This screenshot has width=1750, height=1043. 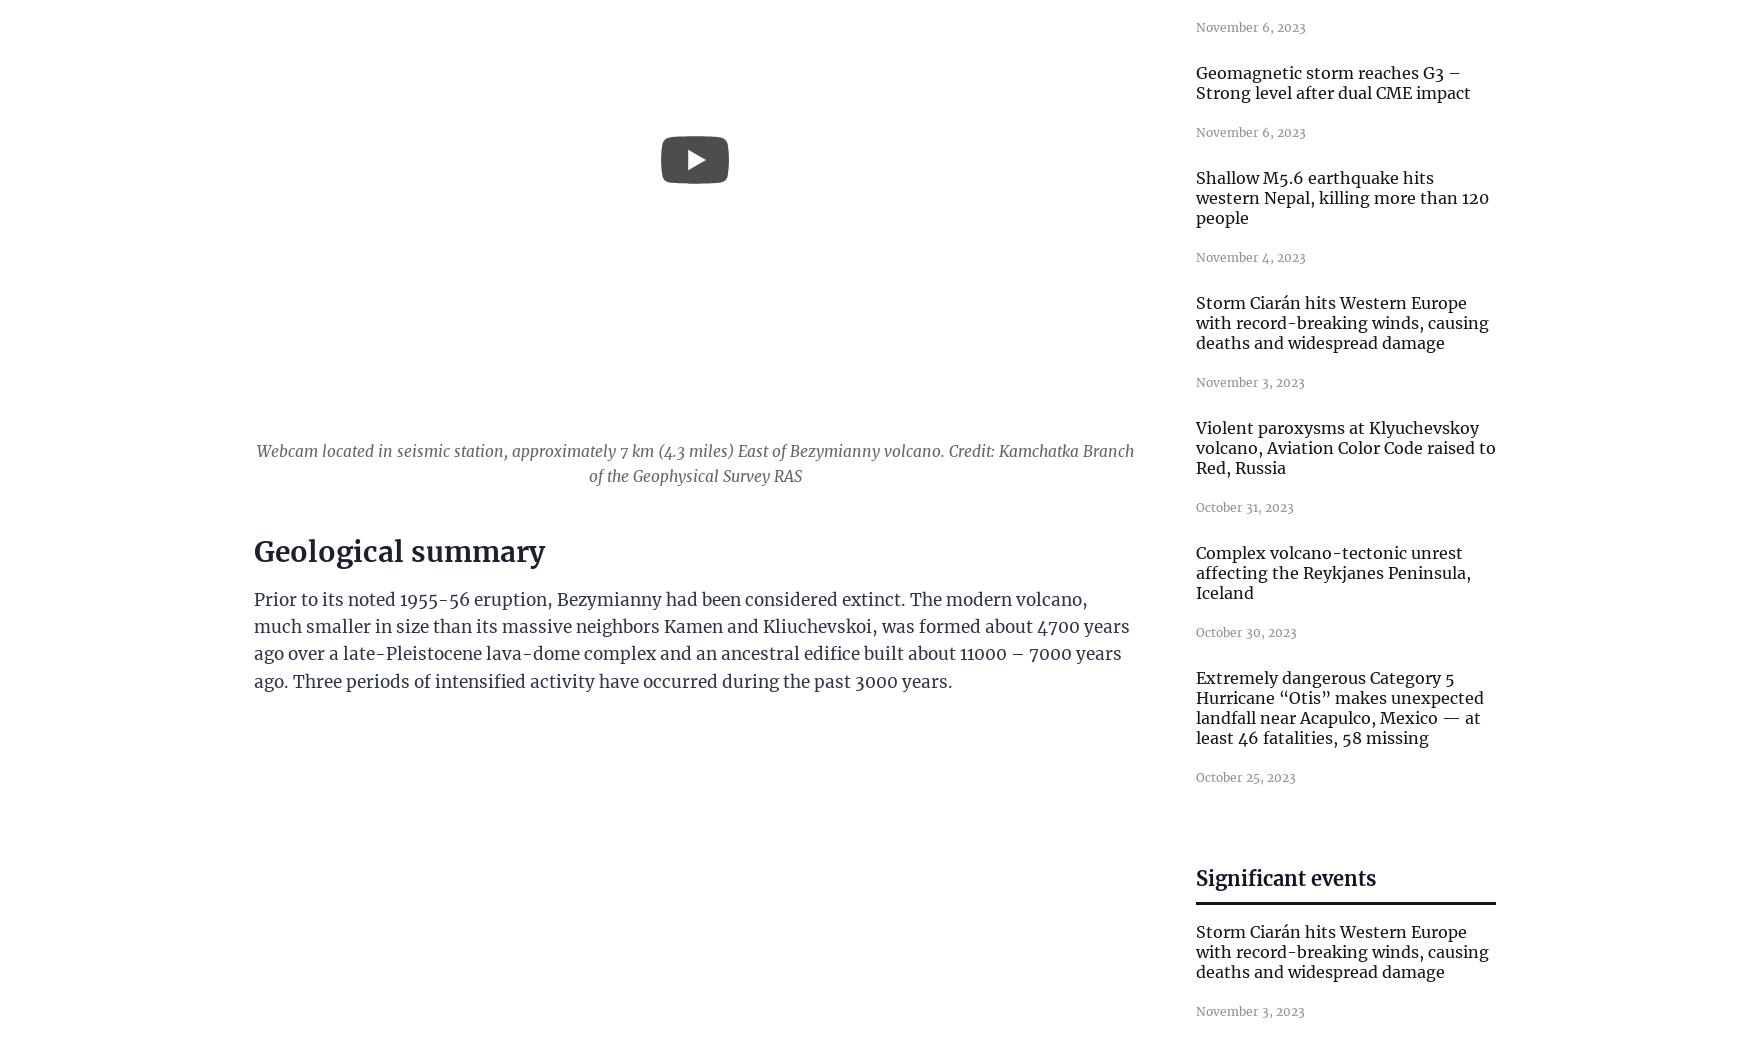 I want to click on 'Webcam located in seismic station, approximately 7 km (4.3 miles) East of Bezymianny volcano. Credit: Kamchatka Branch of the Geophysical Survey RAS', so click(x=694, y=462).